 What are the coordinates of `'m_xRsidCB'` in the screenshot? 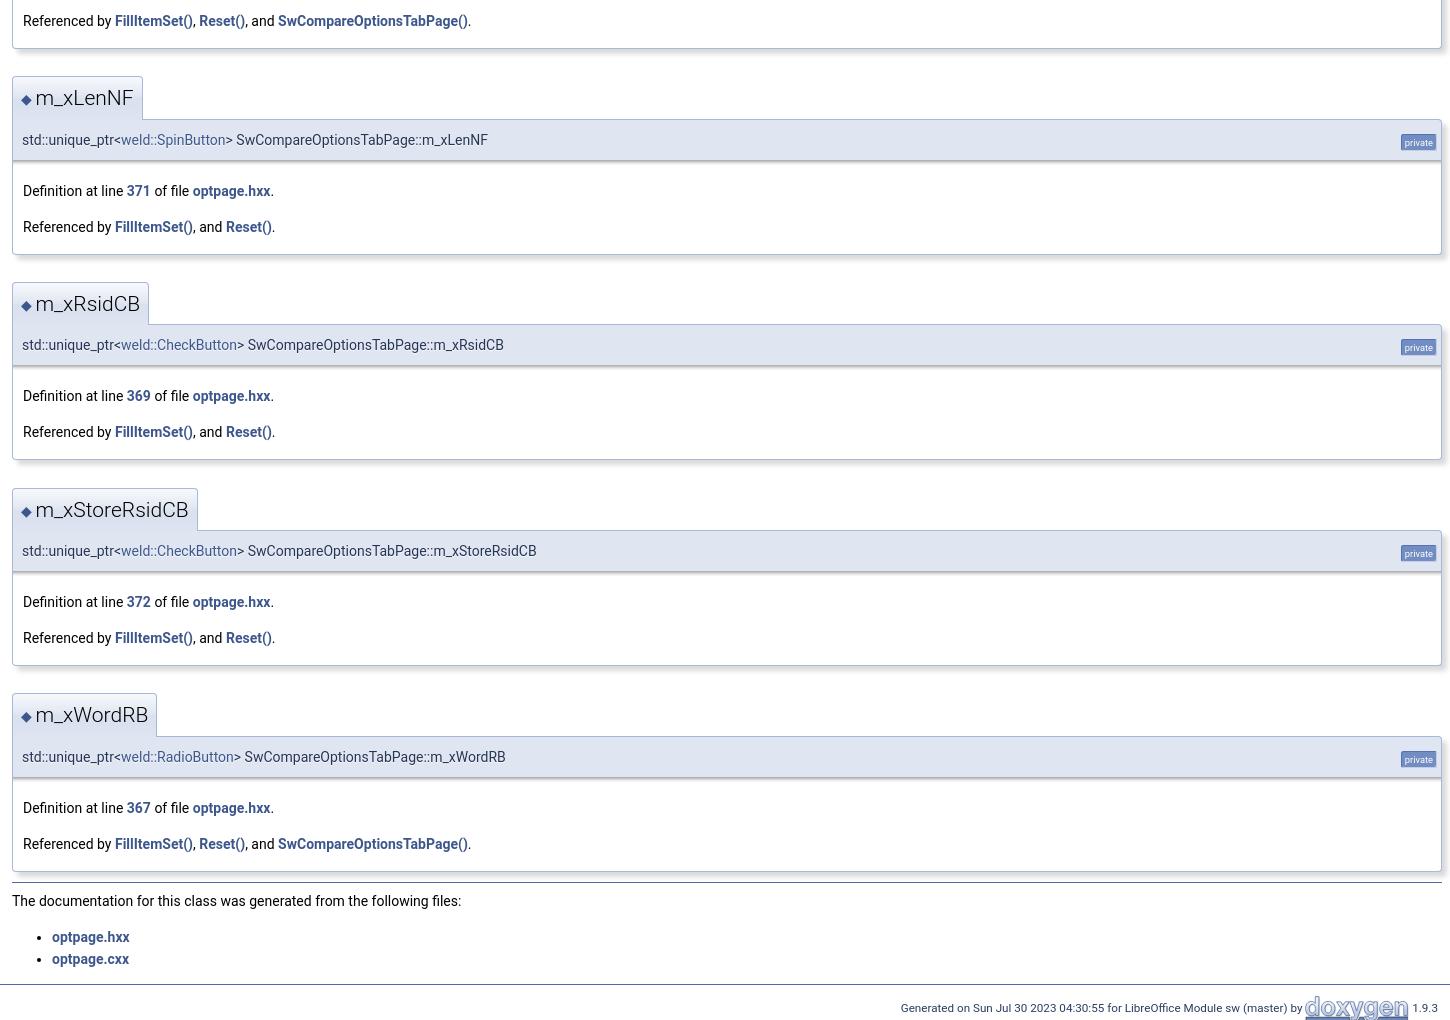 It's located at (87, 303).